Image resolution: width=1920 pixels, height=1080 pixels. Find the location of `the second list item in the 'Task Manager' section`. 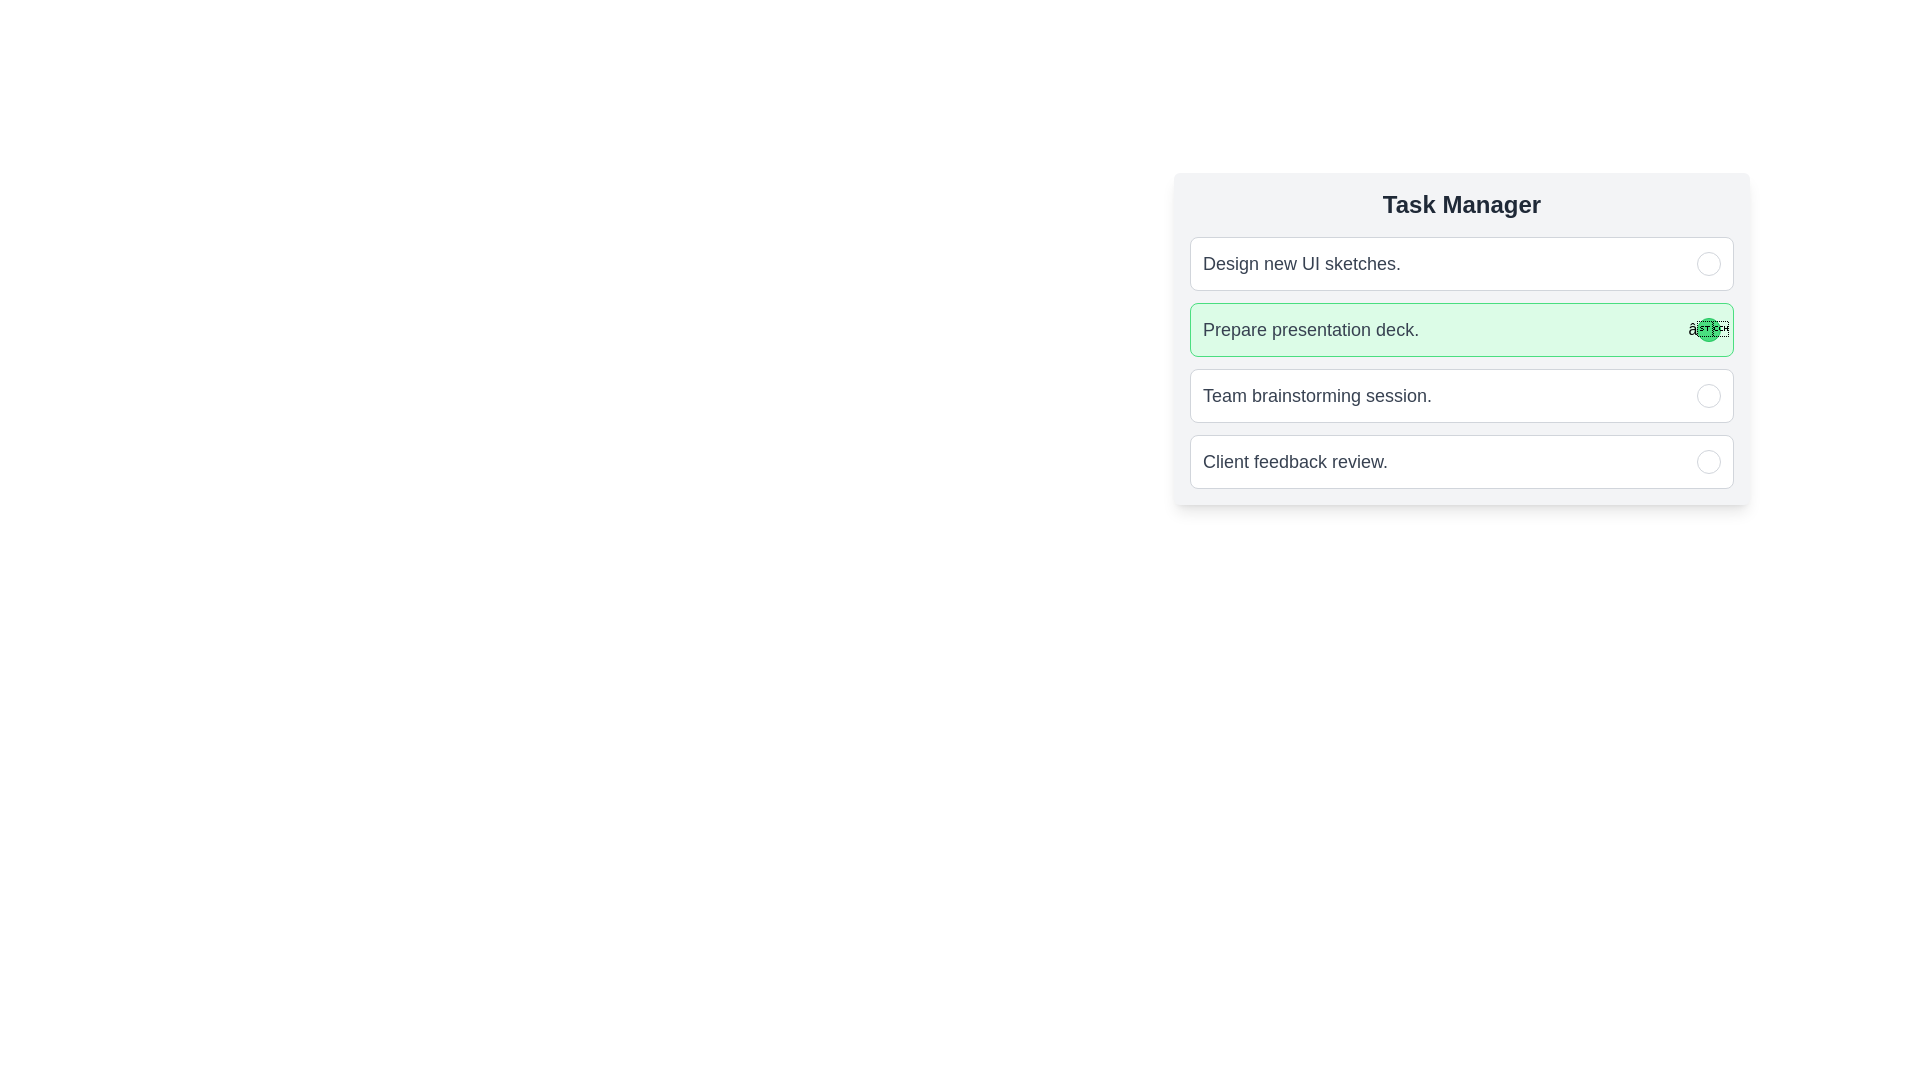

the second list item in the 'Task Manager' section is located at coordinates (1462, 338).